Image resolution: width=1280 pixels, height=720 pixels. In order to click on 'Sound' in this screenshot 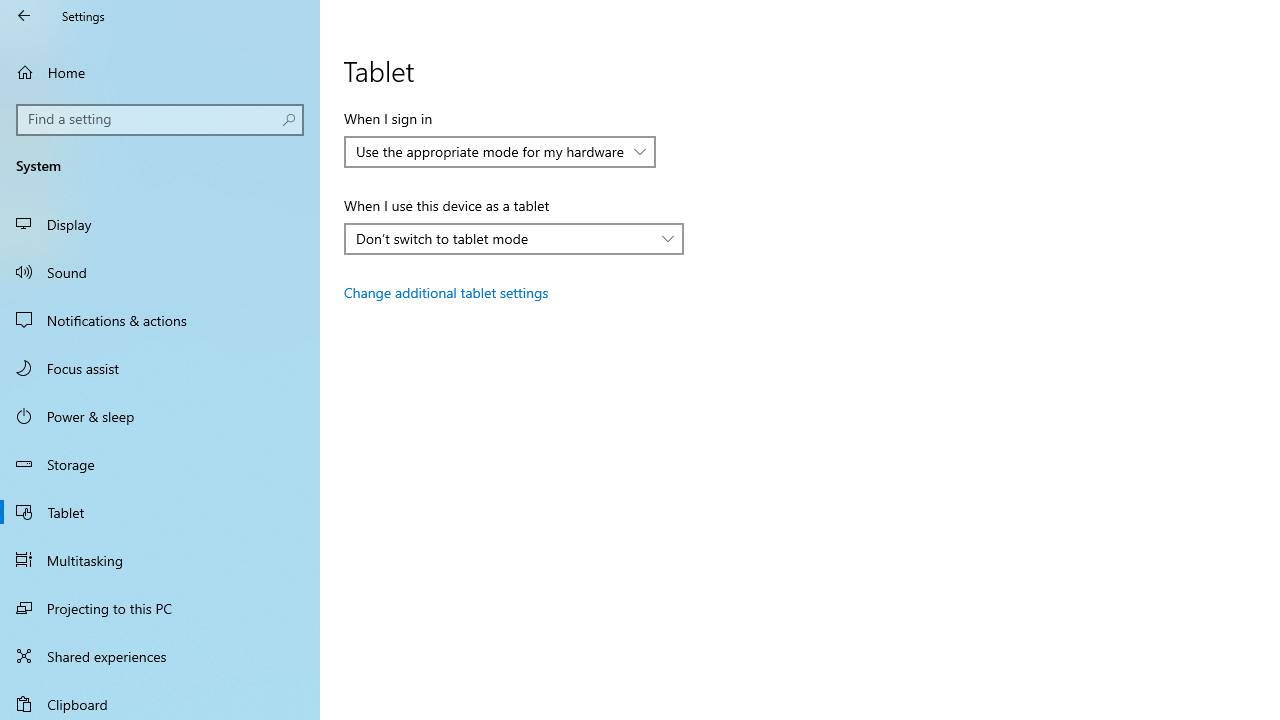, I will do `click(160, 271)`.